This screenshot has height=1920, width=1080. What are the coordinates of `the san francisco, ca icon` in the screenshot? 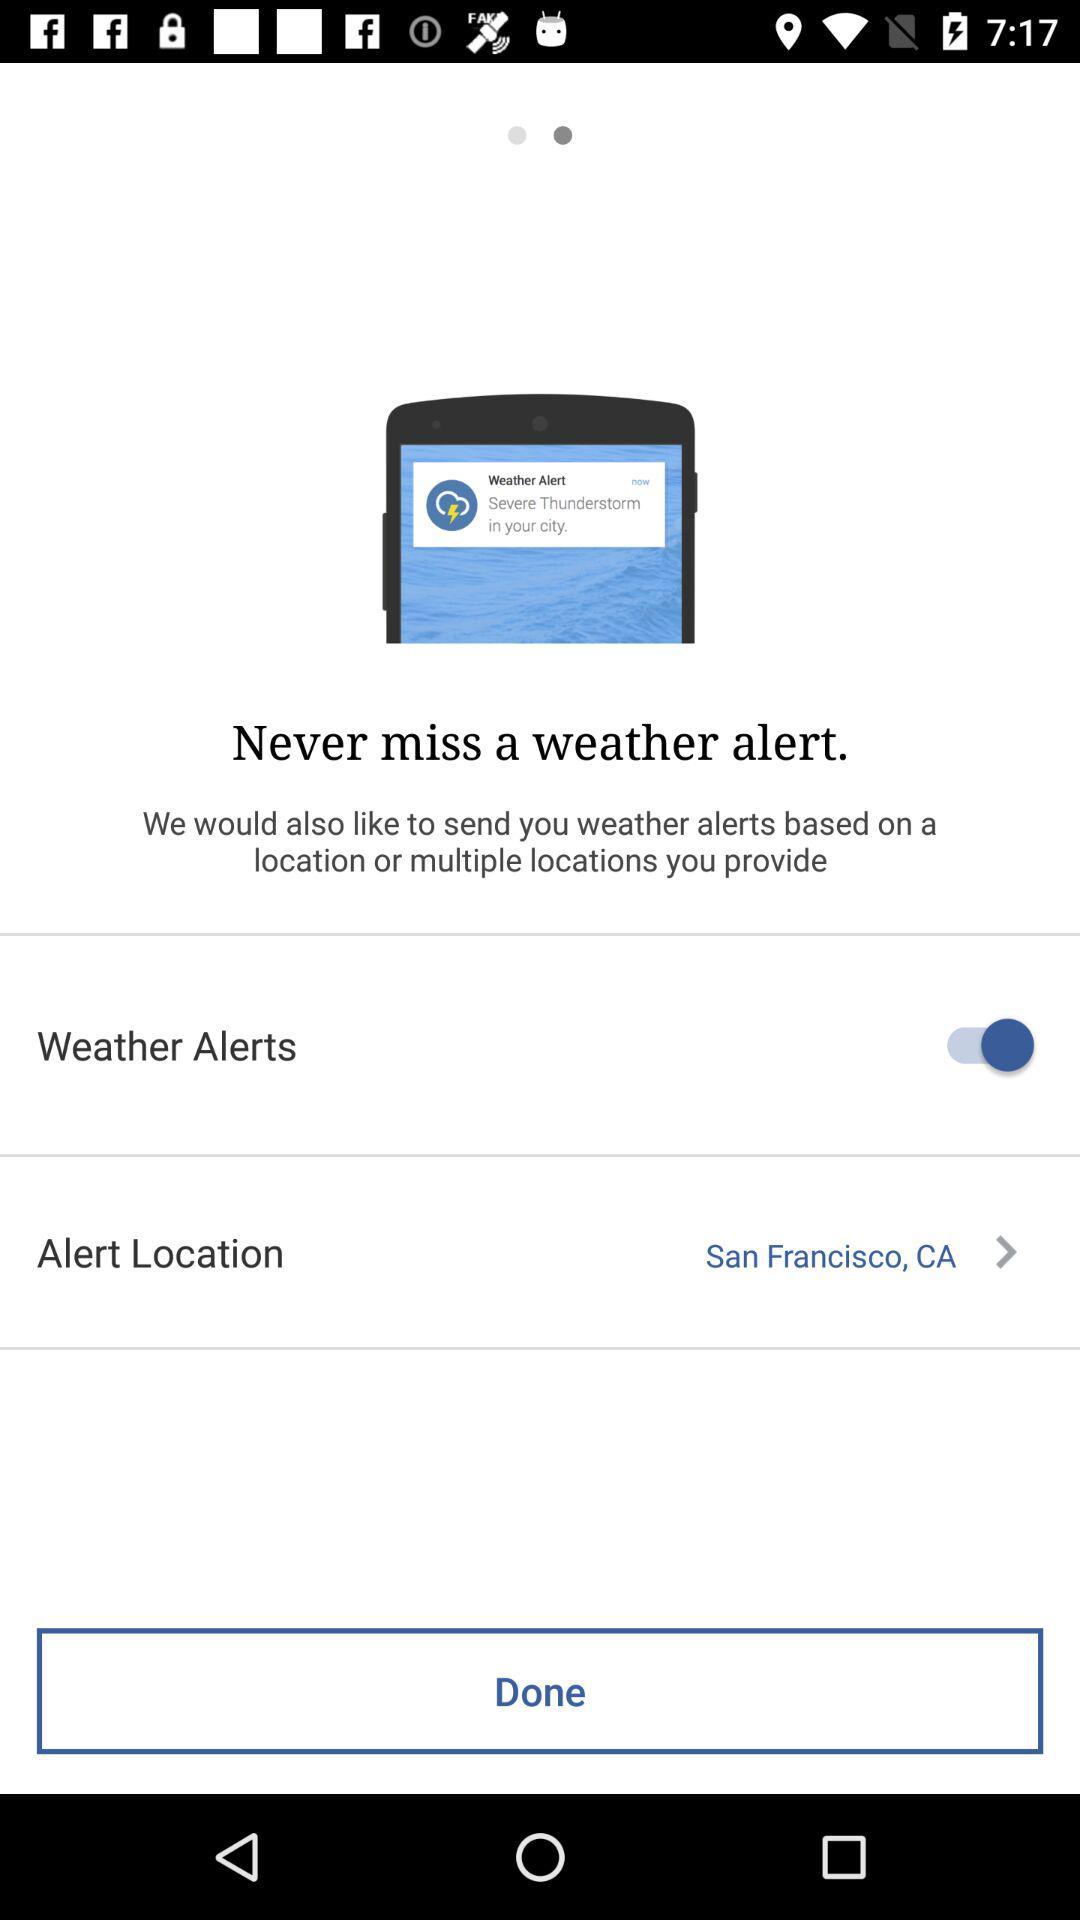 It's located at (860, 1254).